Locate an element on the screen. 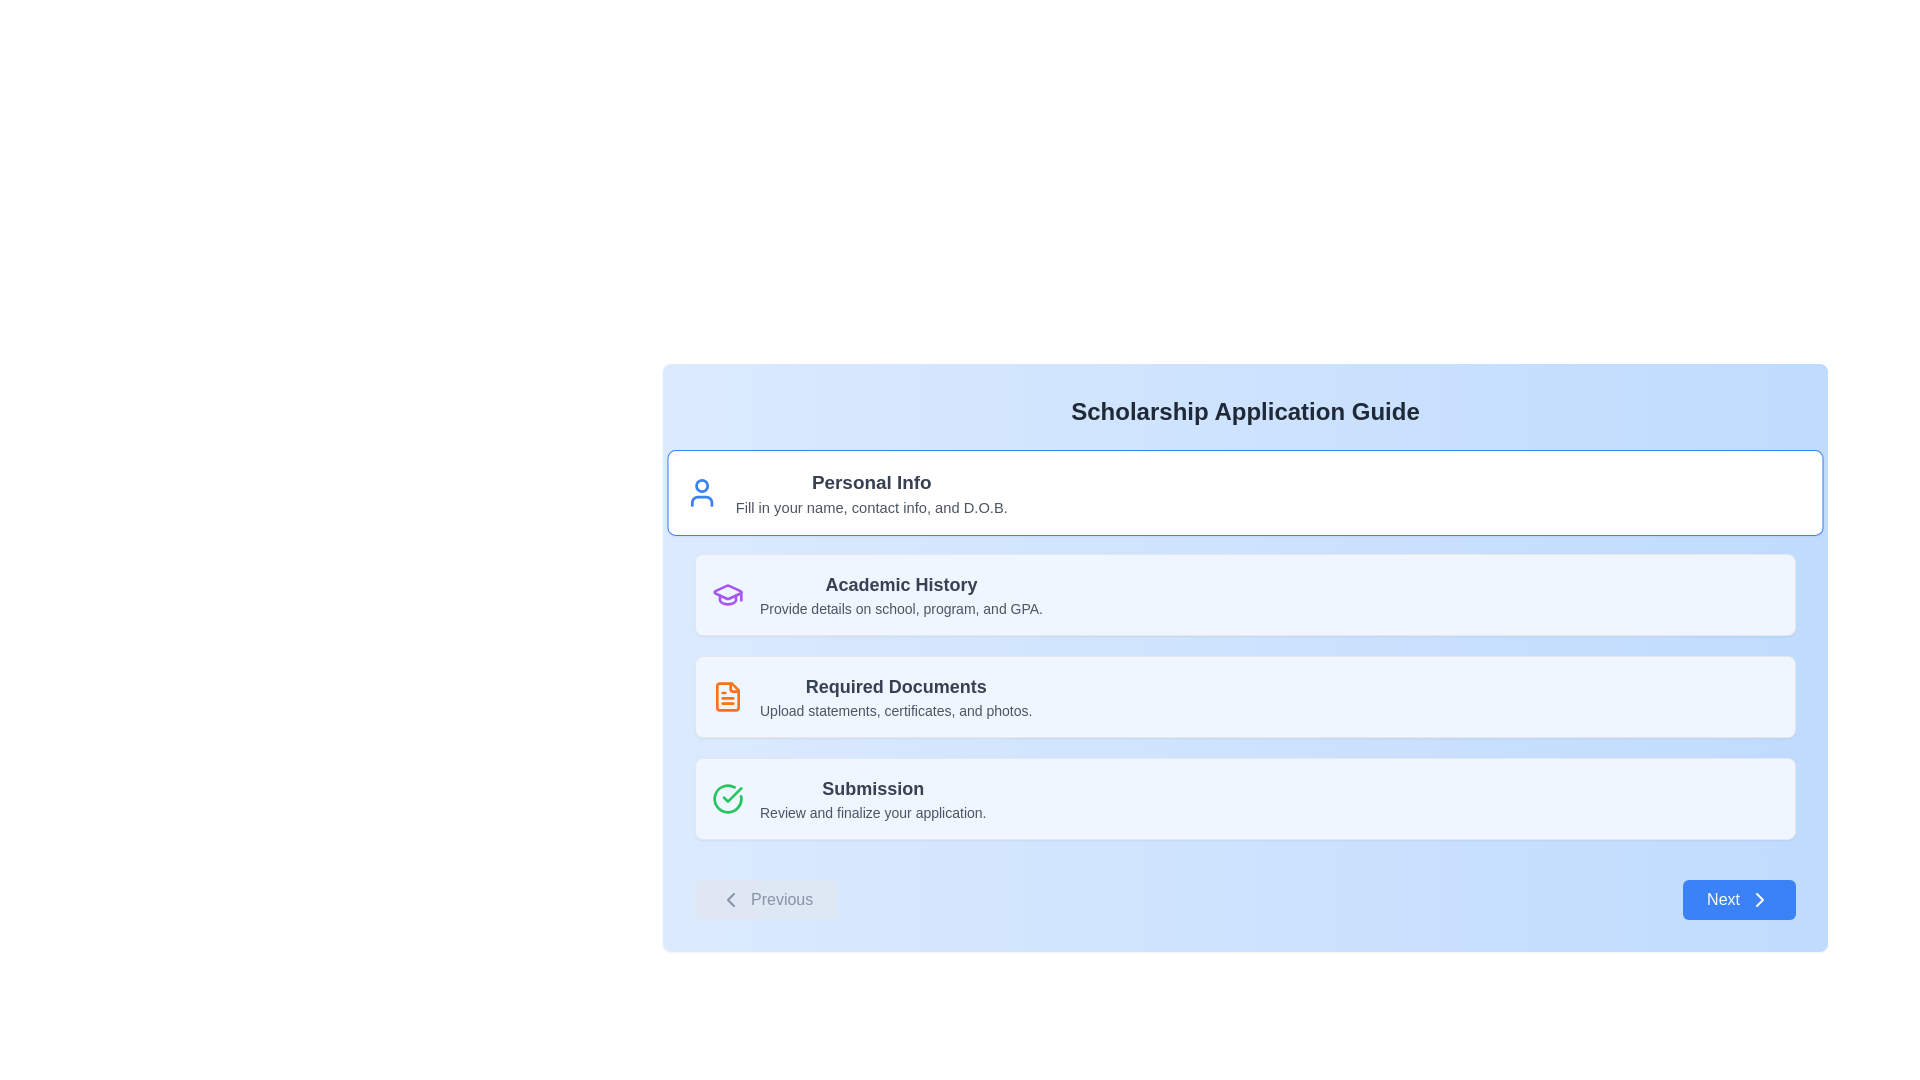  the compact rightward arrow icon within the blue 'Next' button to proceed to the next step is located at coordinates (1760, 898).